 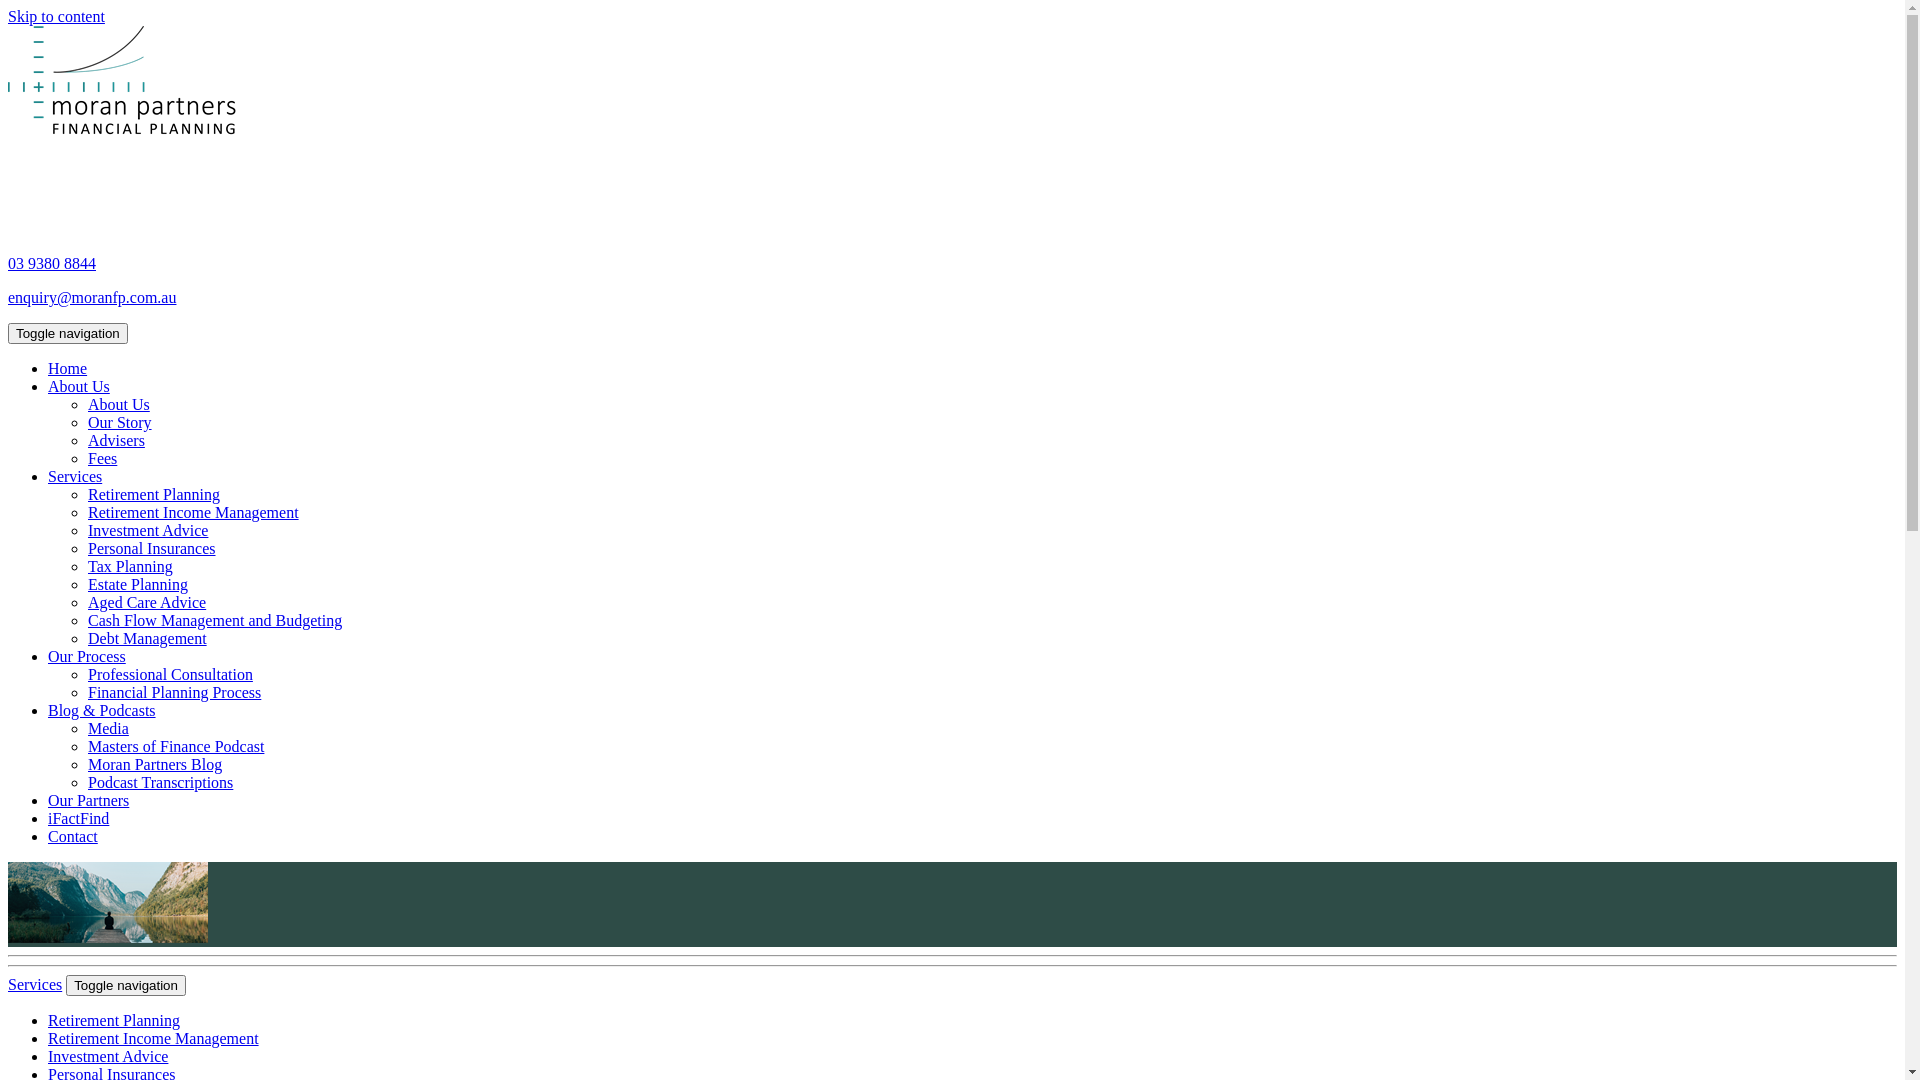 What do you see at coordinates (170, 674) in the screenshot?
I see `'Professional Consultation'` at bounding box center [170, 674].